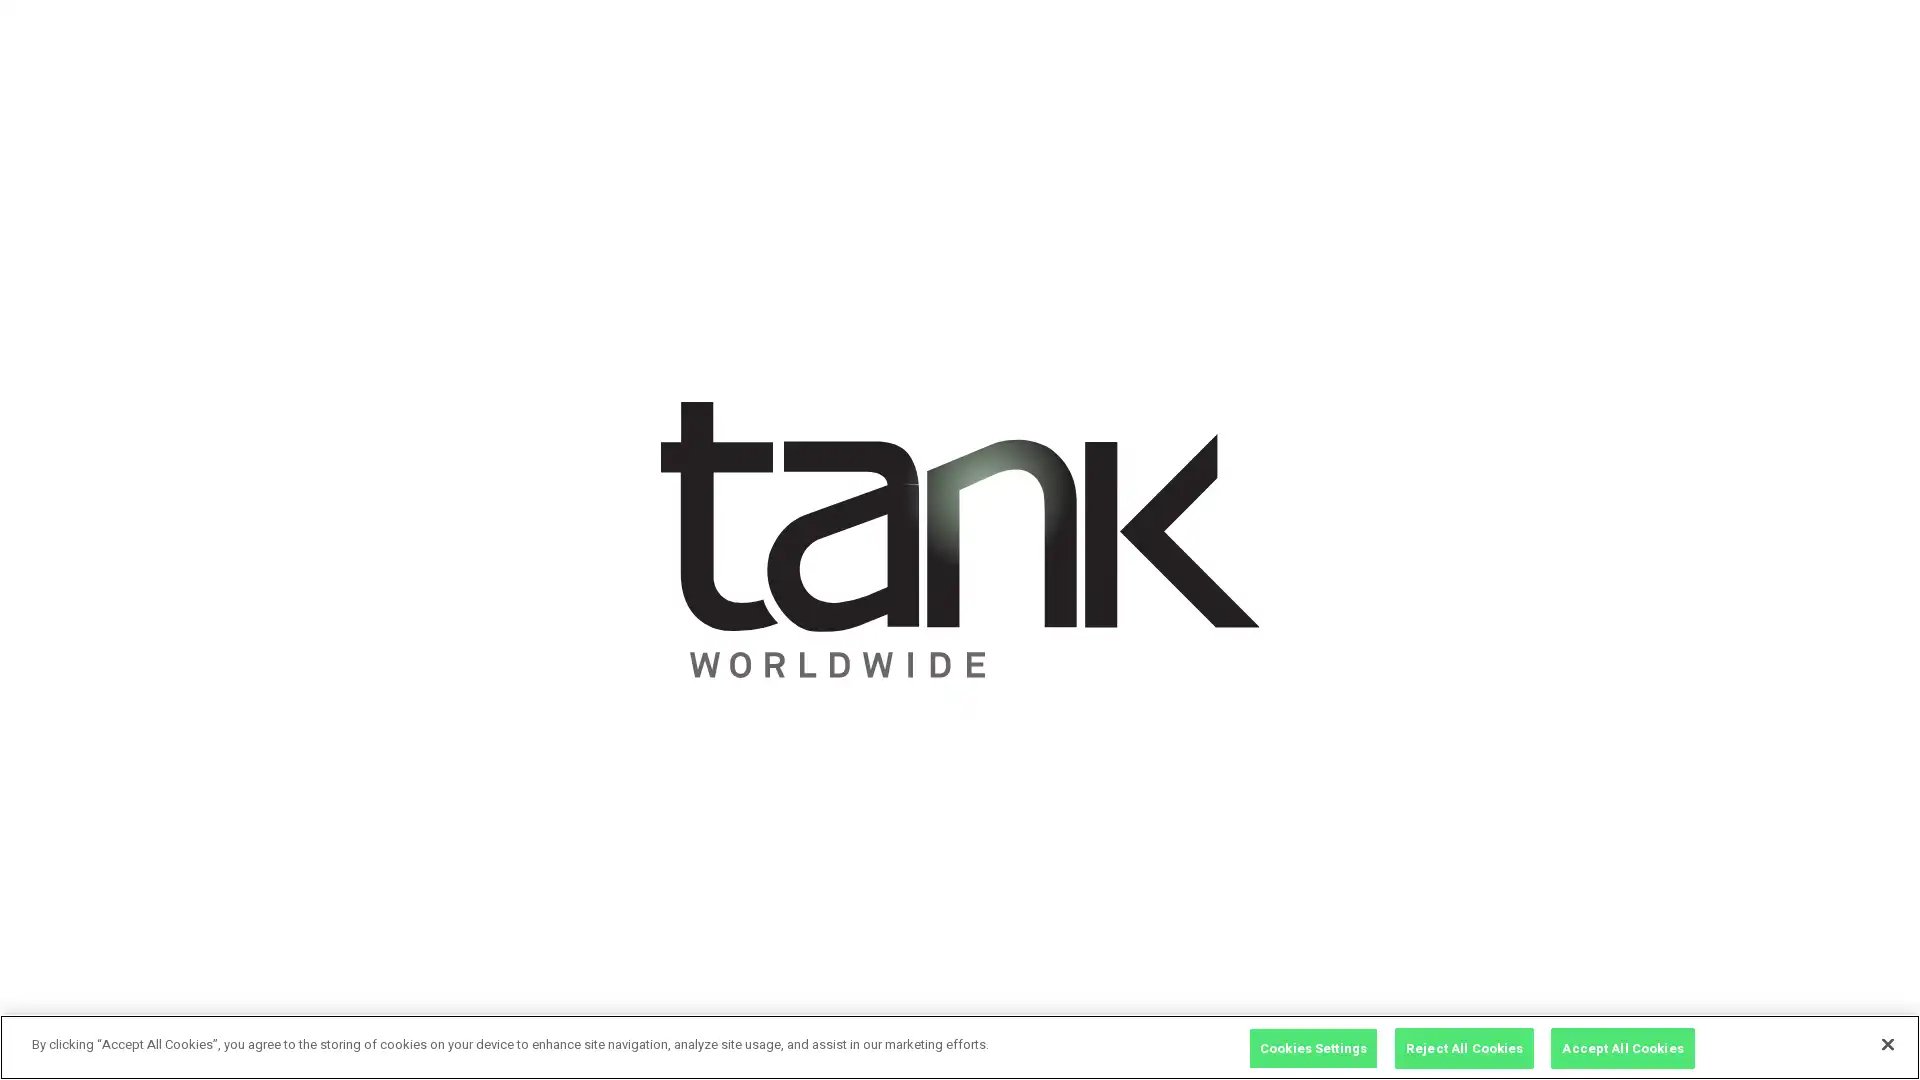 Image resolution: width=1920 pixels, height=1080 pixels. What do you see at coordinates (1622, 1048) in the screenshot?
I see `Accept All Cookies` at bounding box center [1622, 1048].